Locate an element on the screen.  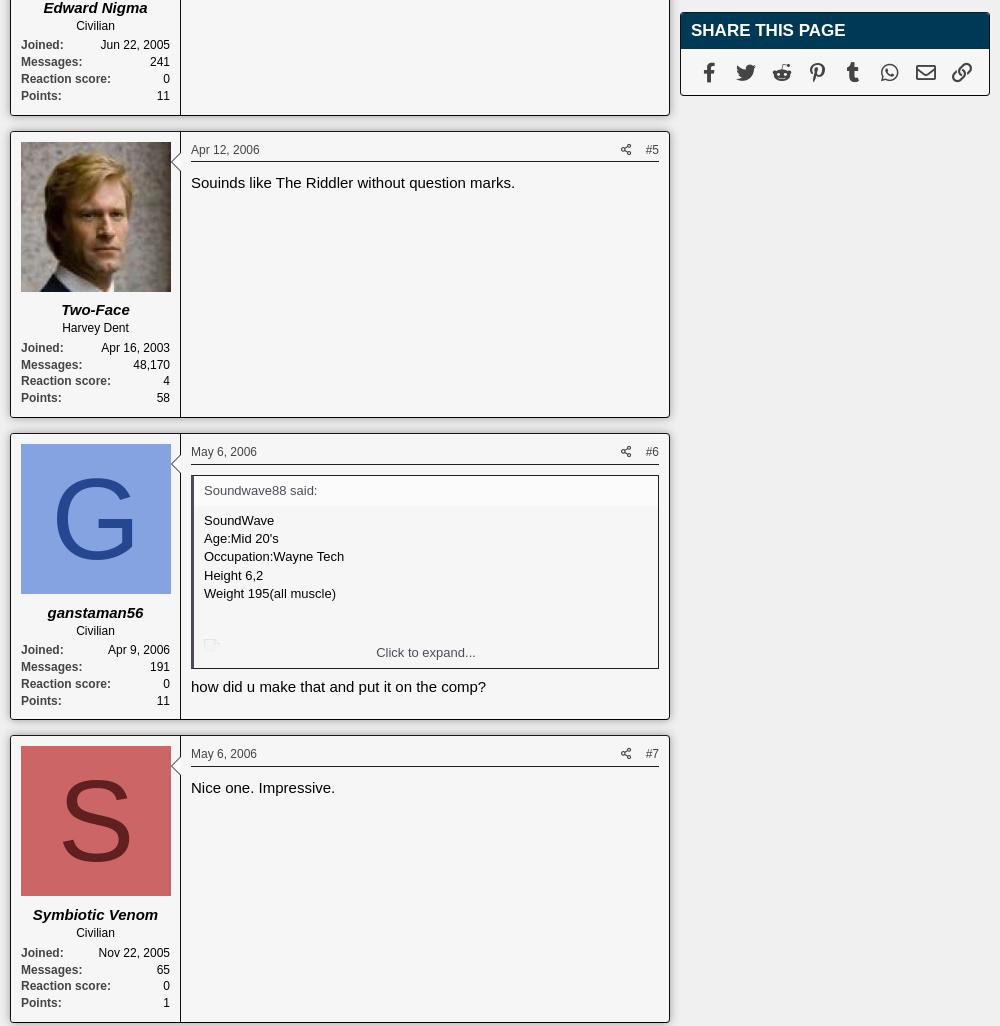
'He was once a former work at Wayne Tech but during an exparment Batman saved him and Soundwave(rela name Mark) thought he was gunna kill him...Mark swore to kill Batman. Then Bruce fired because the exparment almost killed all of Gotham. As SoundWave he want to kill Batman and Bruce Wayne...' is located at coordinates (203, 776).